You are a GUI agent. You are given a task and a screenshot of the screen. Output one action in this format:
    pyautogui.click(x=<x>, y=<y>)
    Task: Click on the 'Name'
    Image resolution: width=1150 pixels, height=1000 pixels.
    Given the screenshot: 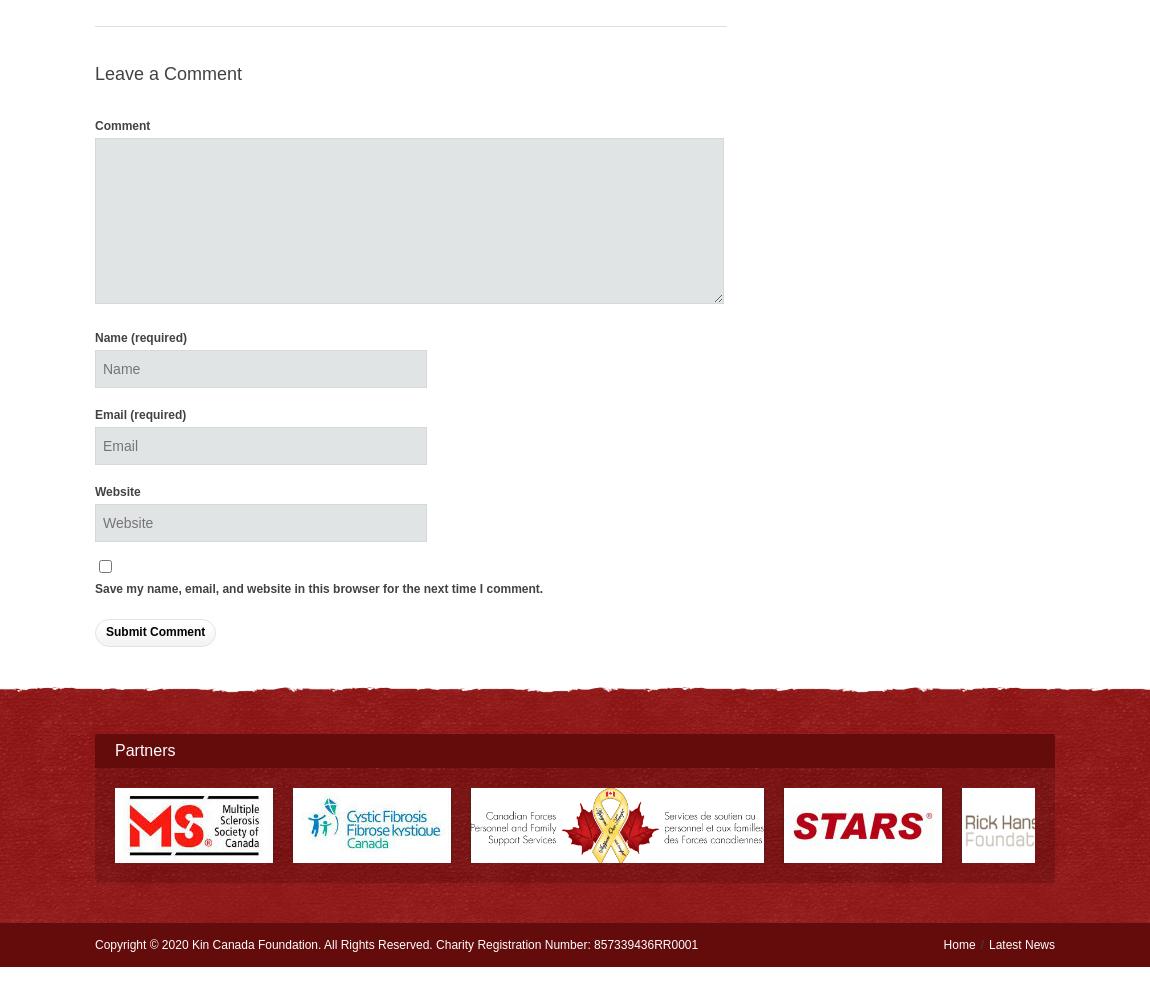 What is the action you would take?
    pyautogui.click(x=112, y=337)
    